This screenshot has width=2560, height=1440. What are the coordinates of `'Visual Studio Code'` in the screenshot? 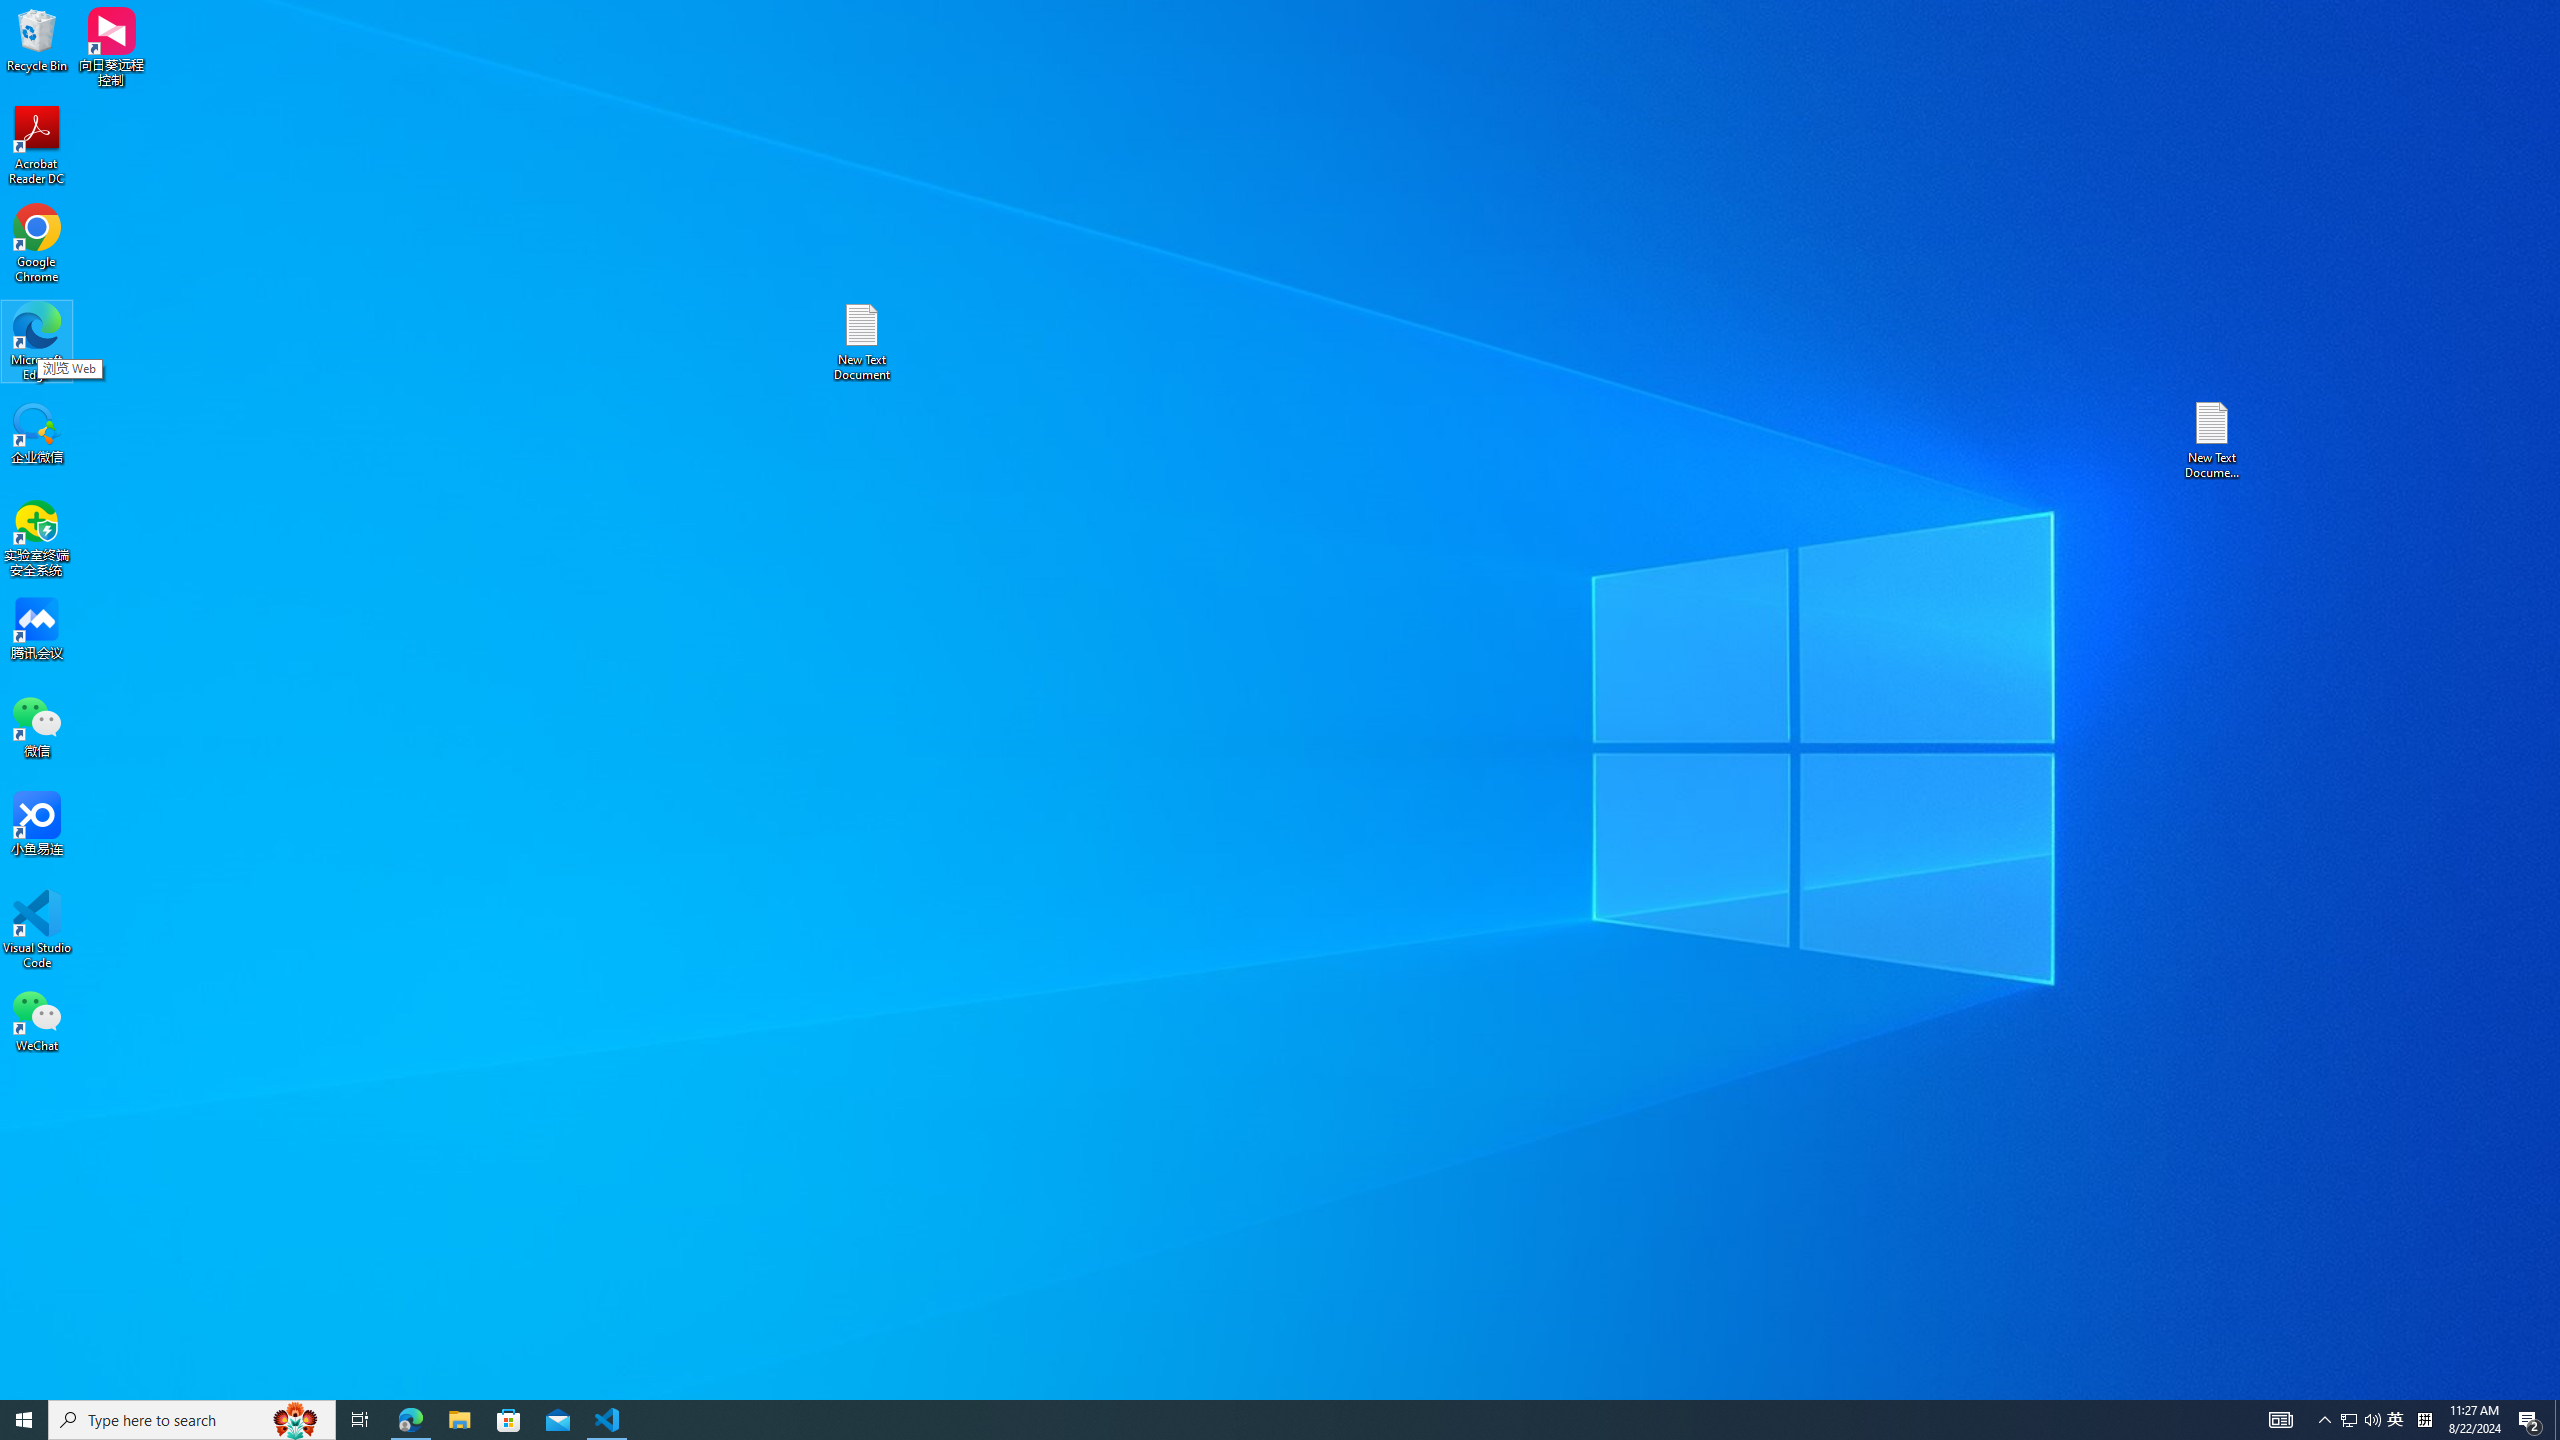 It's located at (36, 928).